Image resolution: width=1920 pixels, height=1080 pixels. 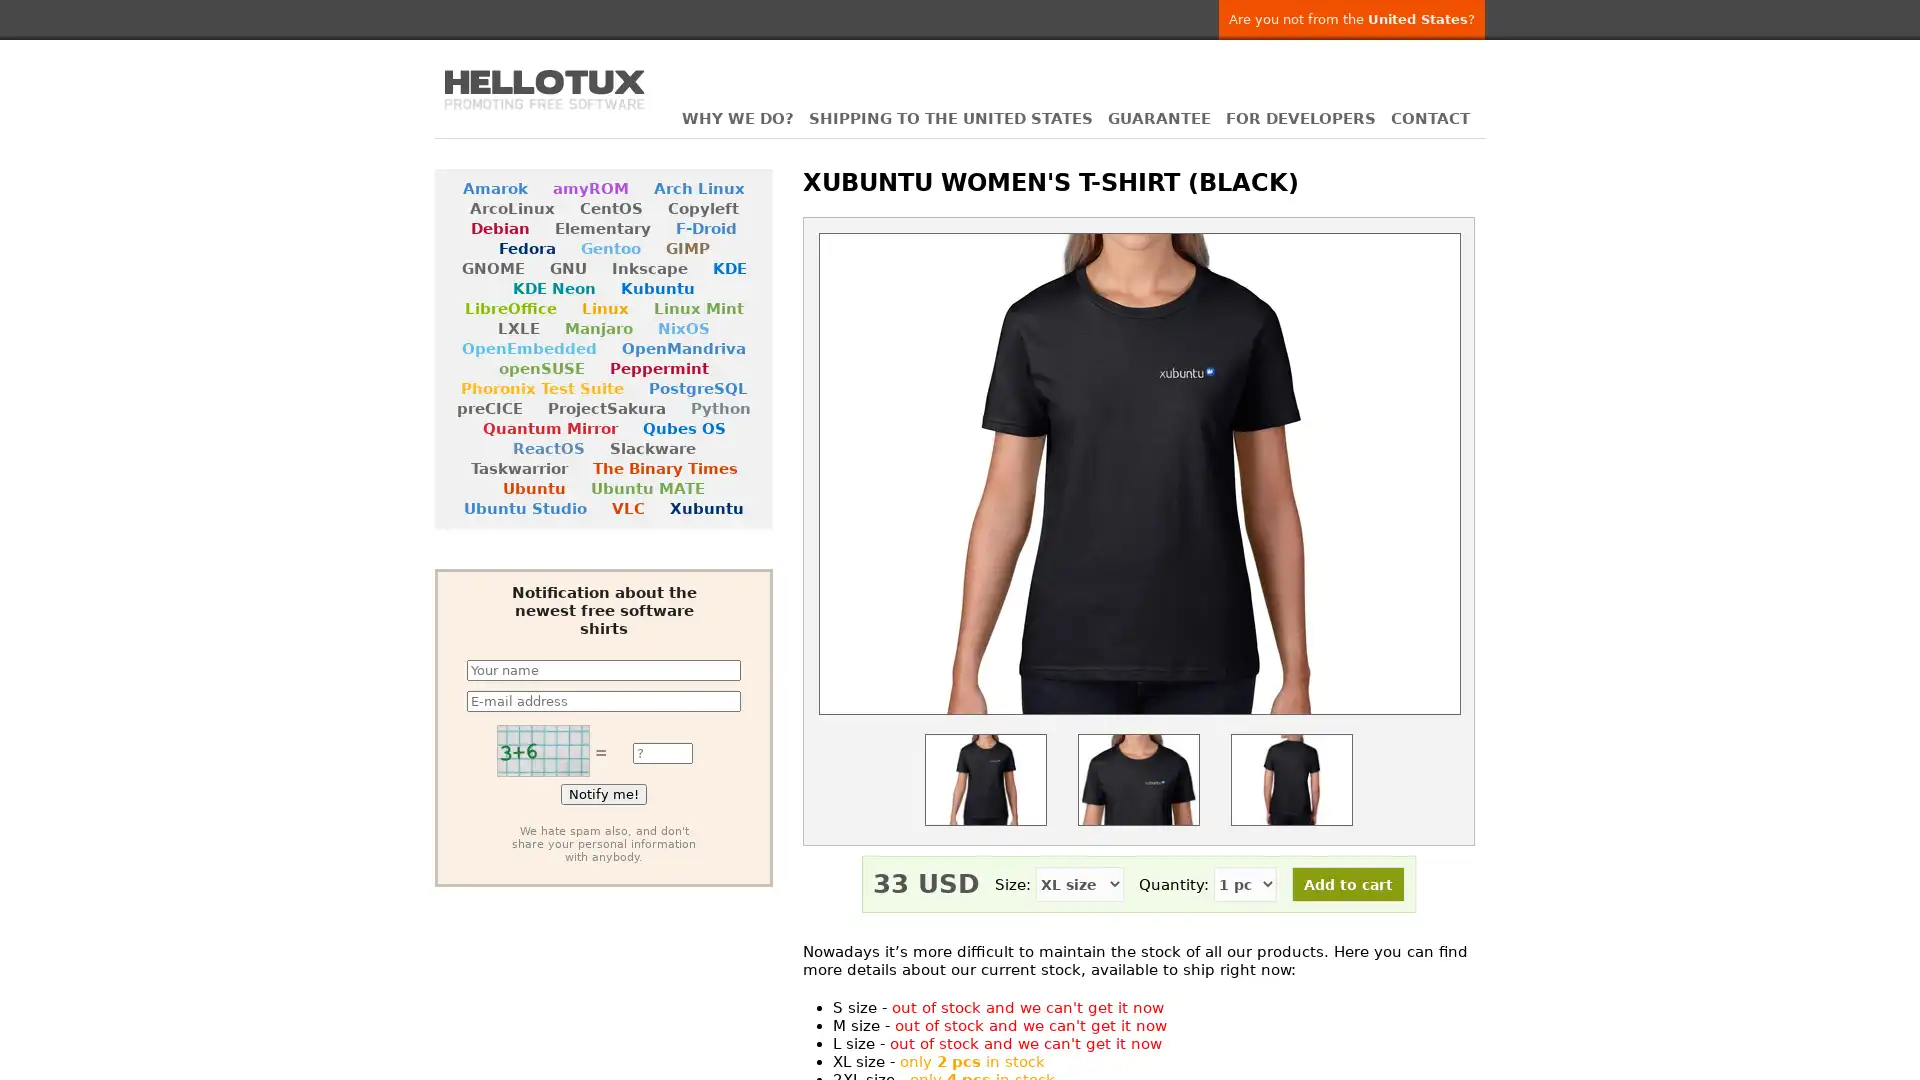 I want to click on Add to cart, so click(x=1348, y=883).